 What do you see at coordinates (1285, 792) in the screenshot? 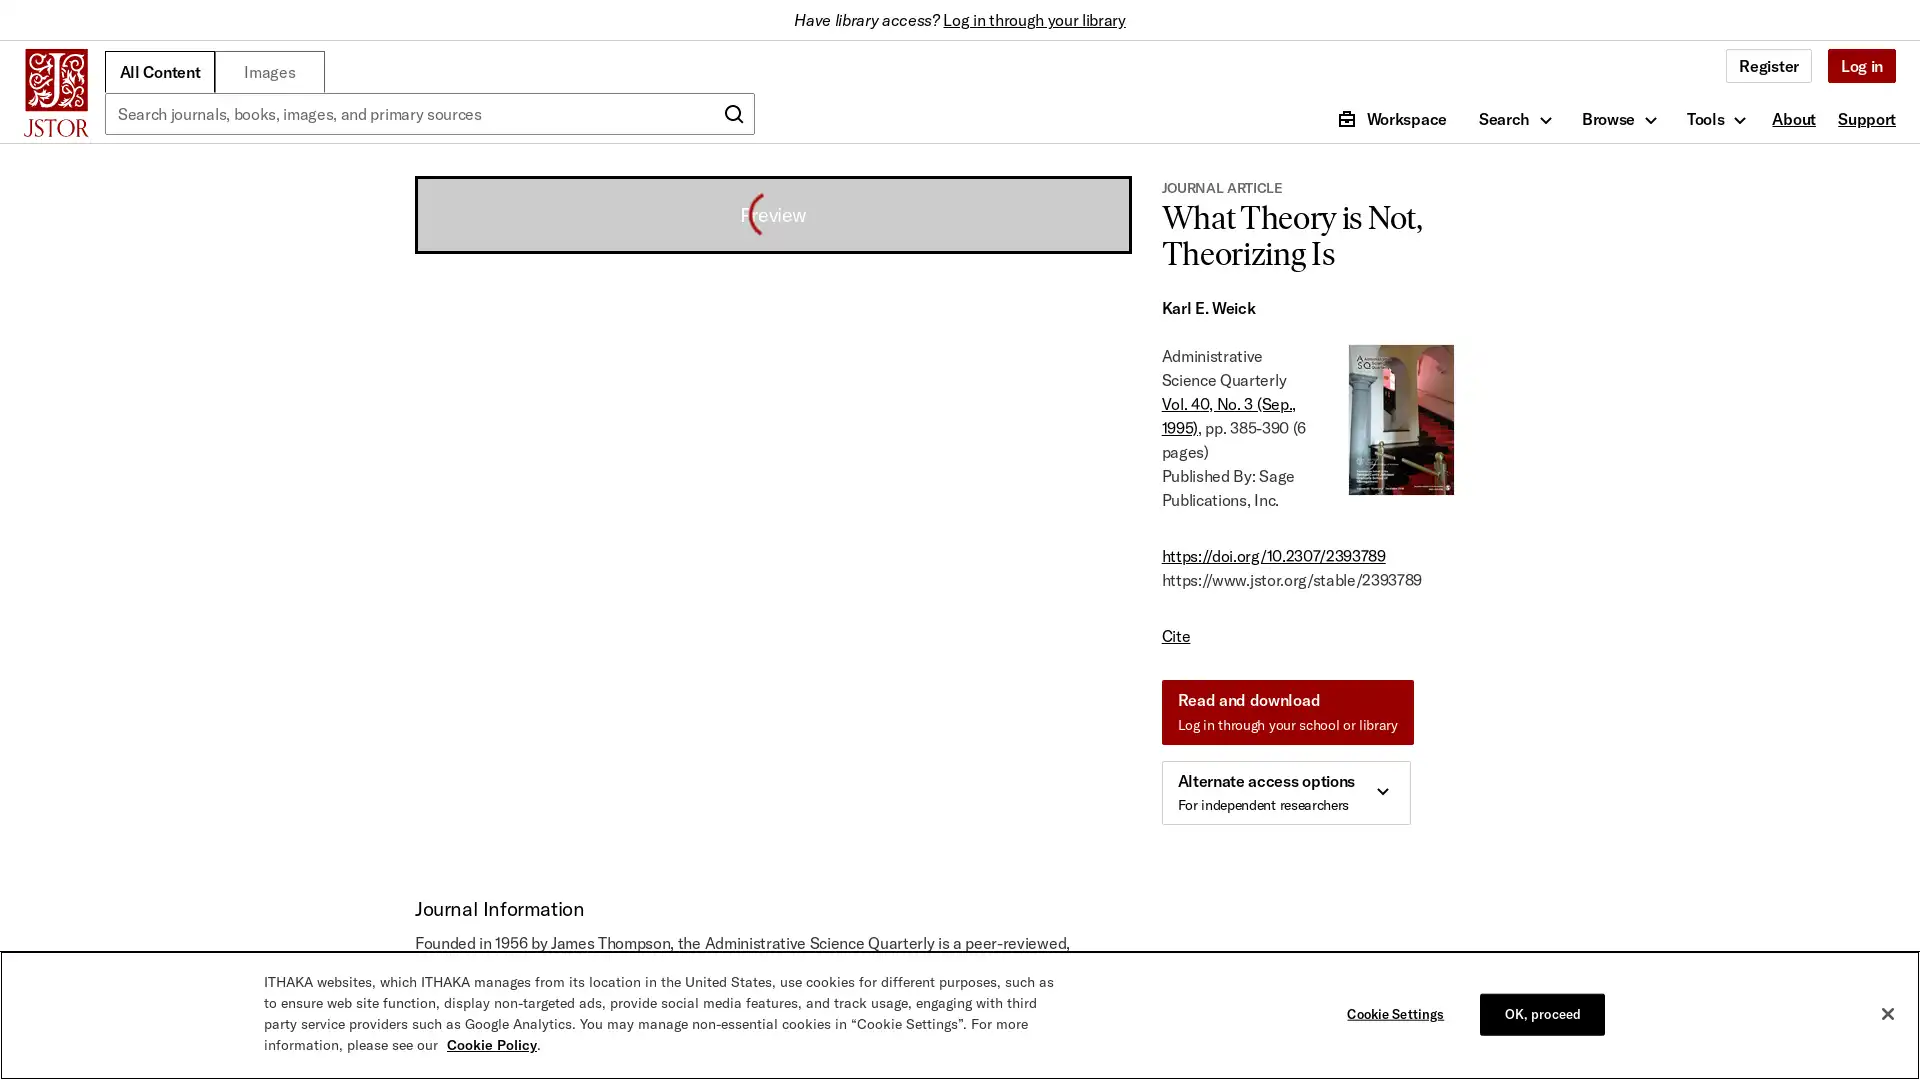
I see `Alternate access options For independent researchers` at bounding box center [1285, 792].